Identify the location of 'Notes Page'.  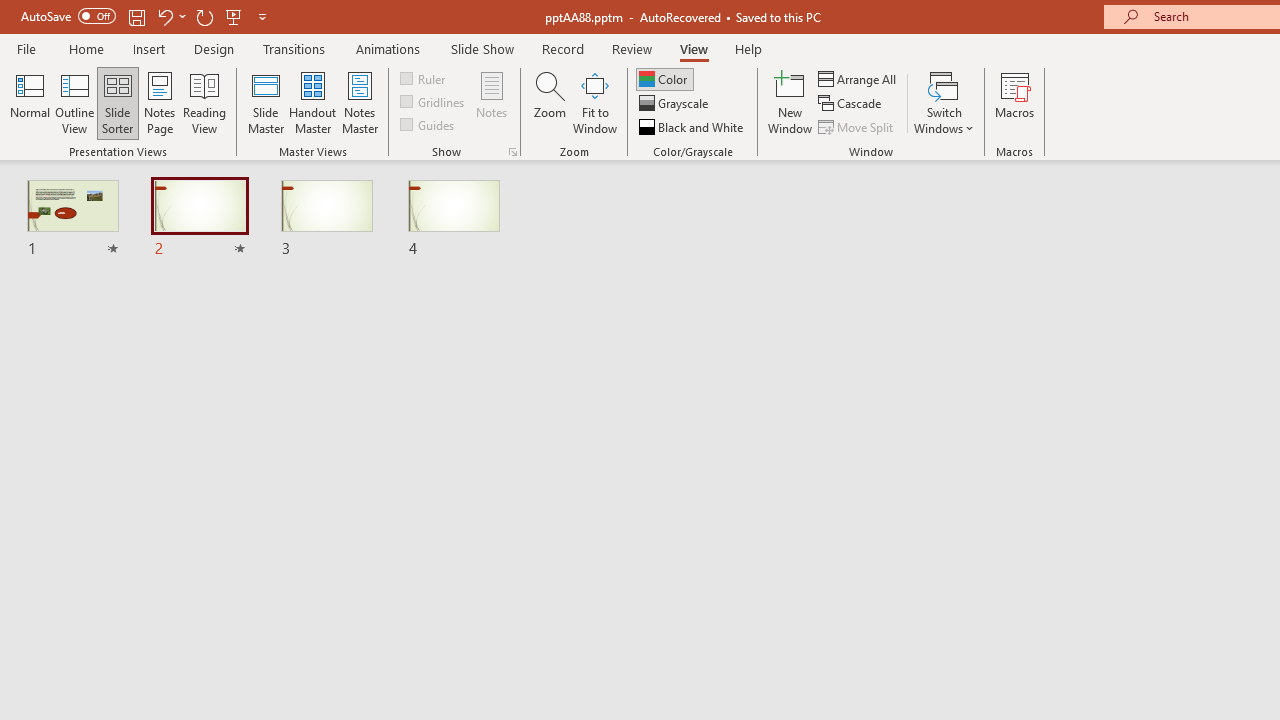
(160, 103).